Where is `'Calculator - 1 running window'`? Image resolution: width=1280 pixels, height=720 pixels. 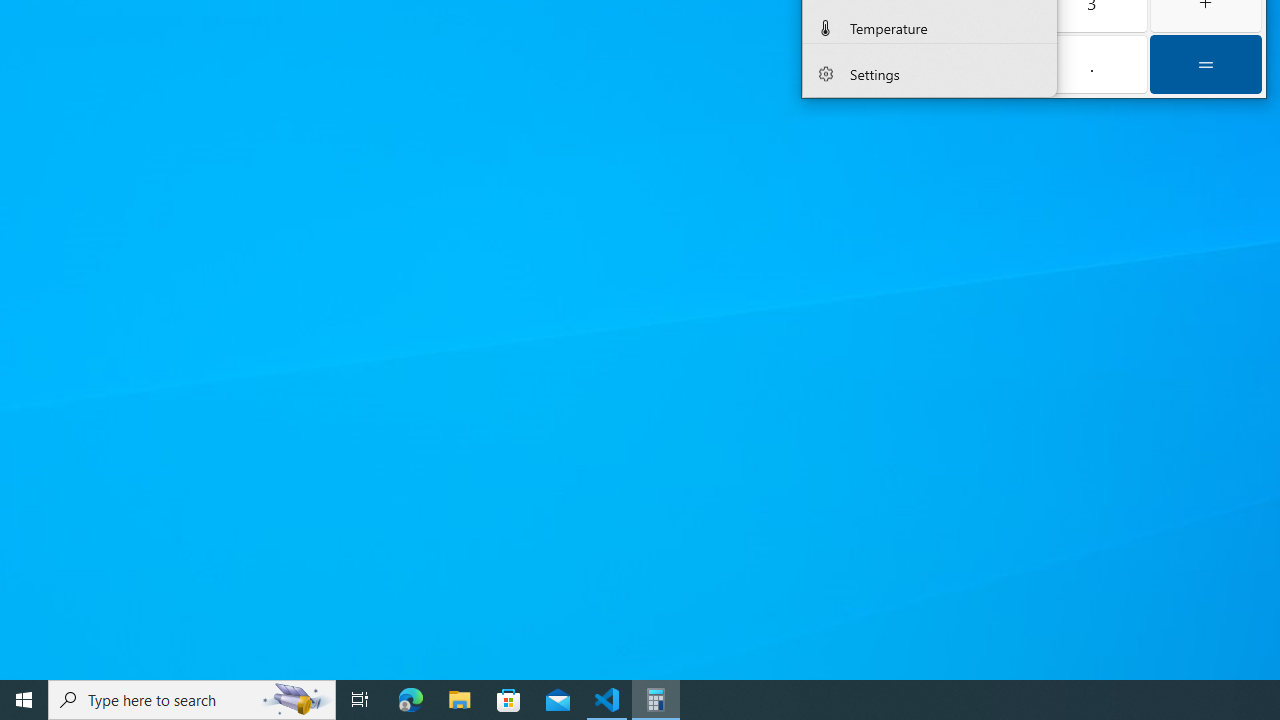 'Calculator - 1 running window' is located at coordinates (656, 698).